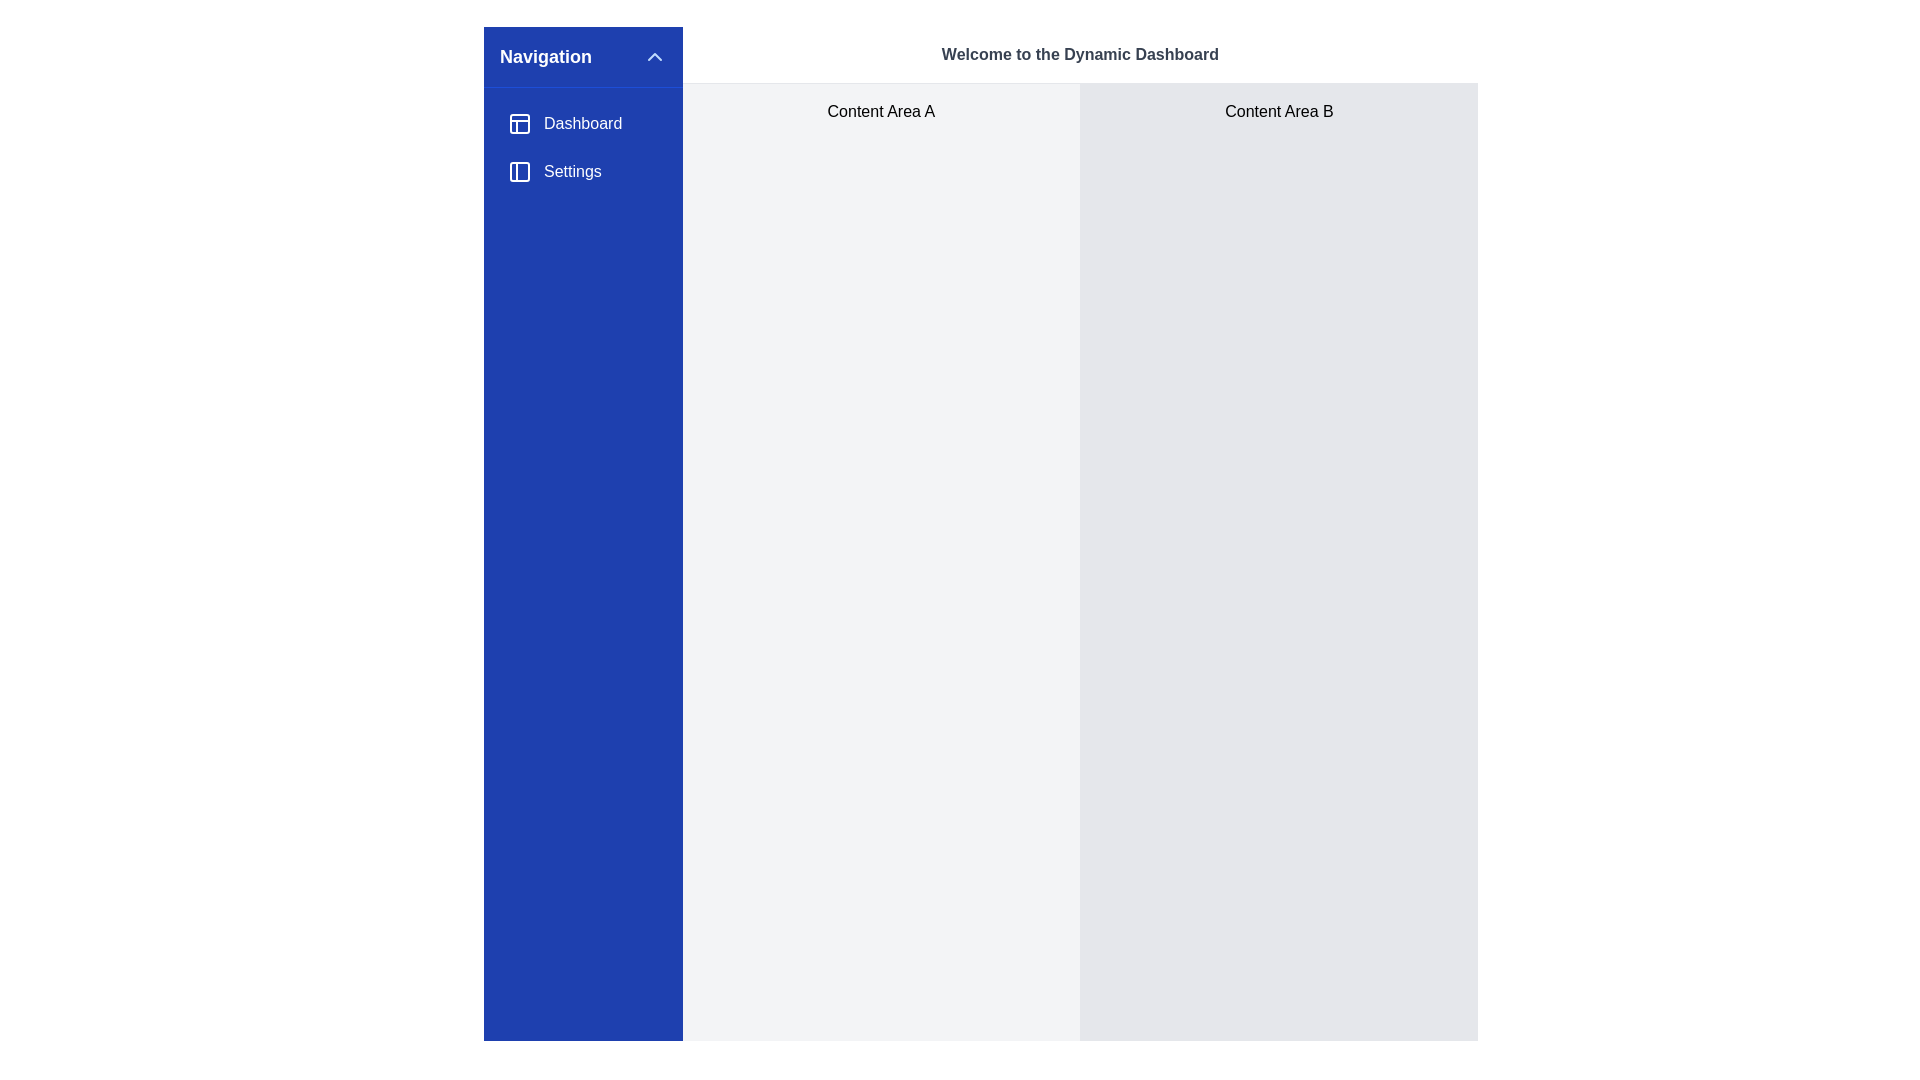 The width and height of the screenshot is (1920, 1080). I want to click on the small rectangular Decorative SVG element with rounded corners, located within the vertical navigation bar above a horizontal line and to the left of a vertical line, adjacent to the text 'Dashboard', so click(519, 123).